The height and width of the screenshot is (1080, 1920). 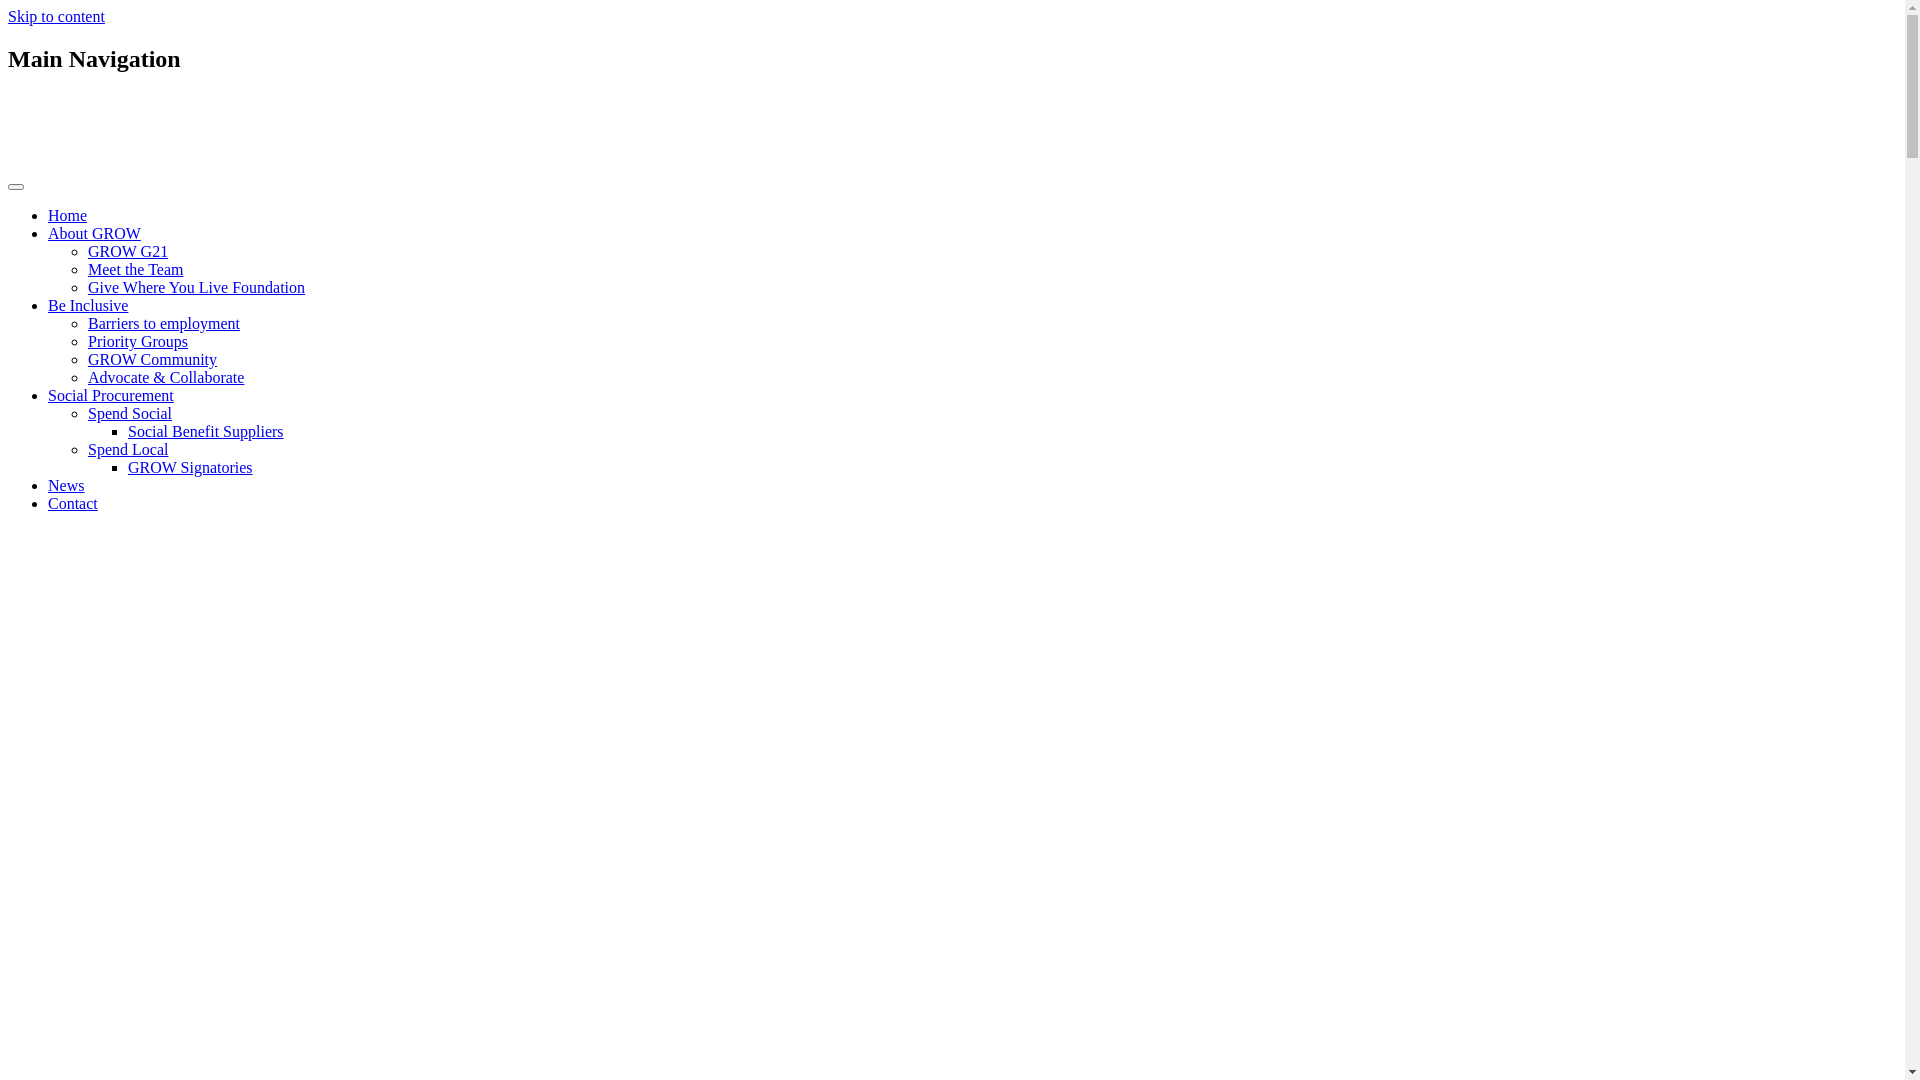 I want to click on 'About GROW', so click(x=93, y=232).